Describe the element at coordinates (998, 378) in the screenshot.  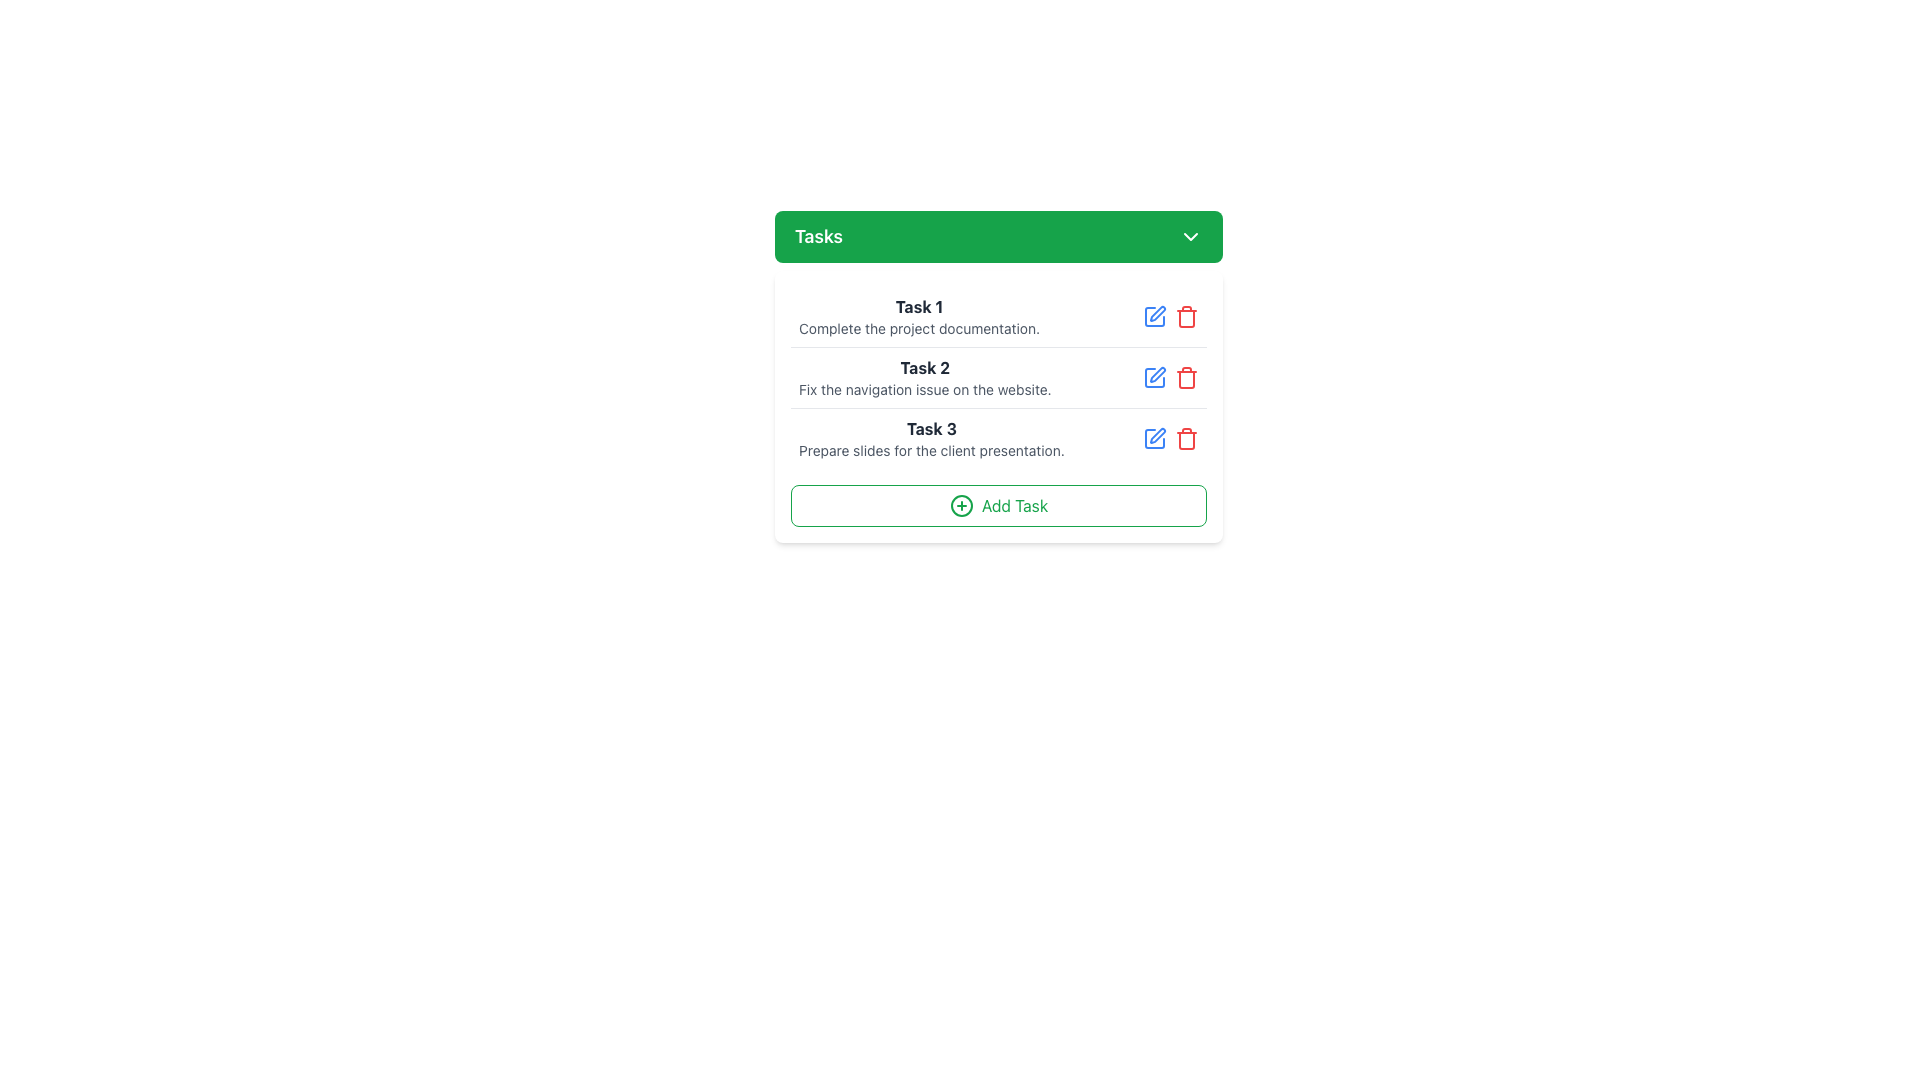
I see `the static text content displaying the description of the second task in the task list, which is located centrally within a card component` at that location.